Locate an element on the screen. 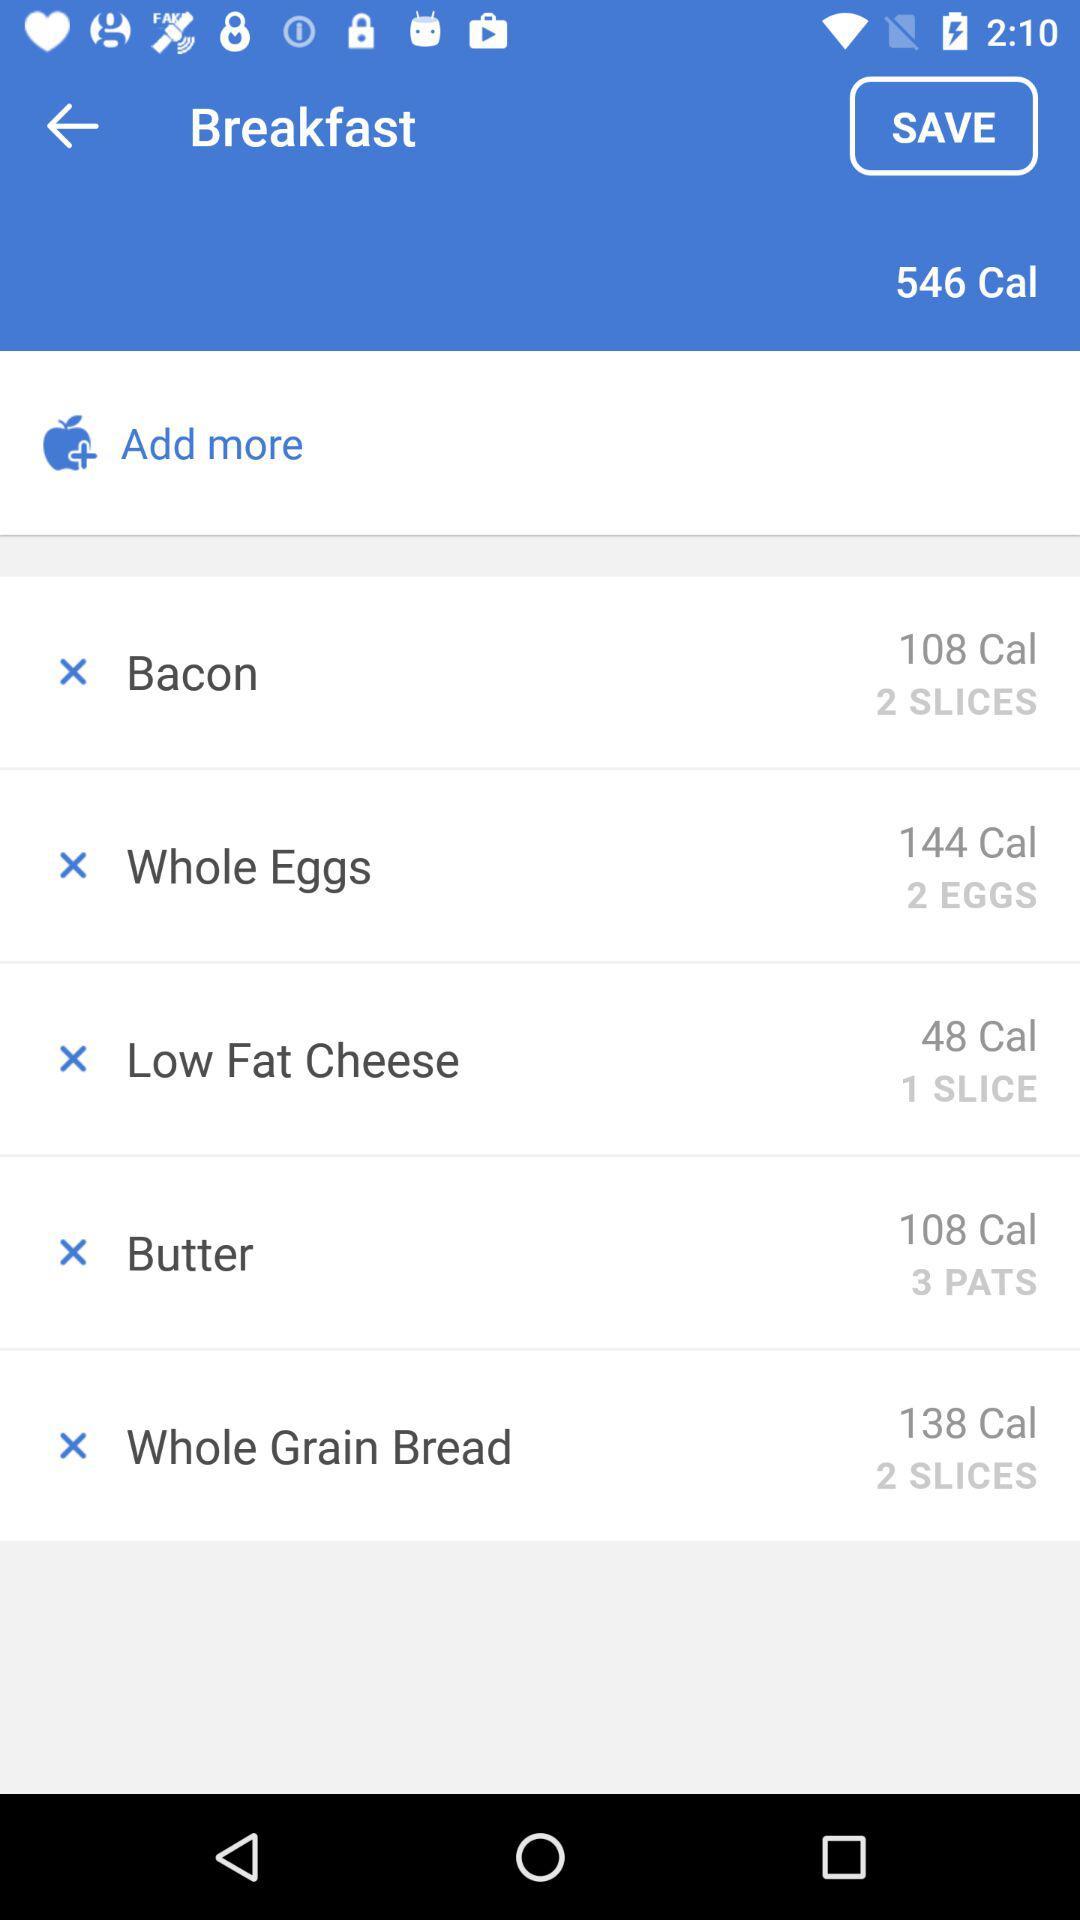 Image resolution: width=1080 pixels, height=1920 pixels. remove item is located at coordinates (61, 672).